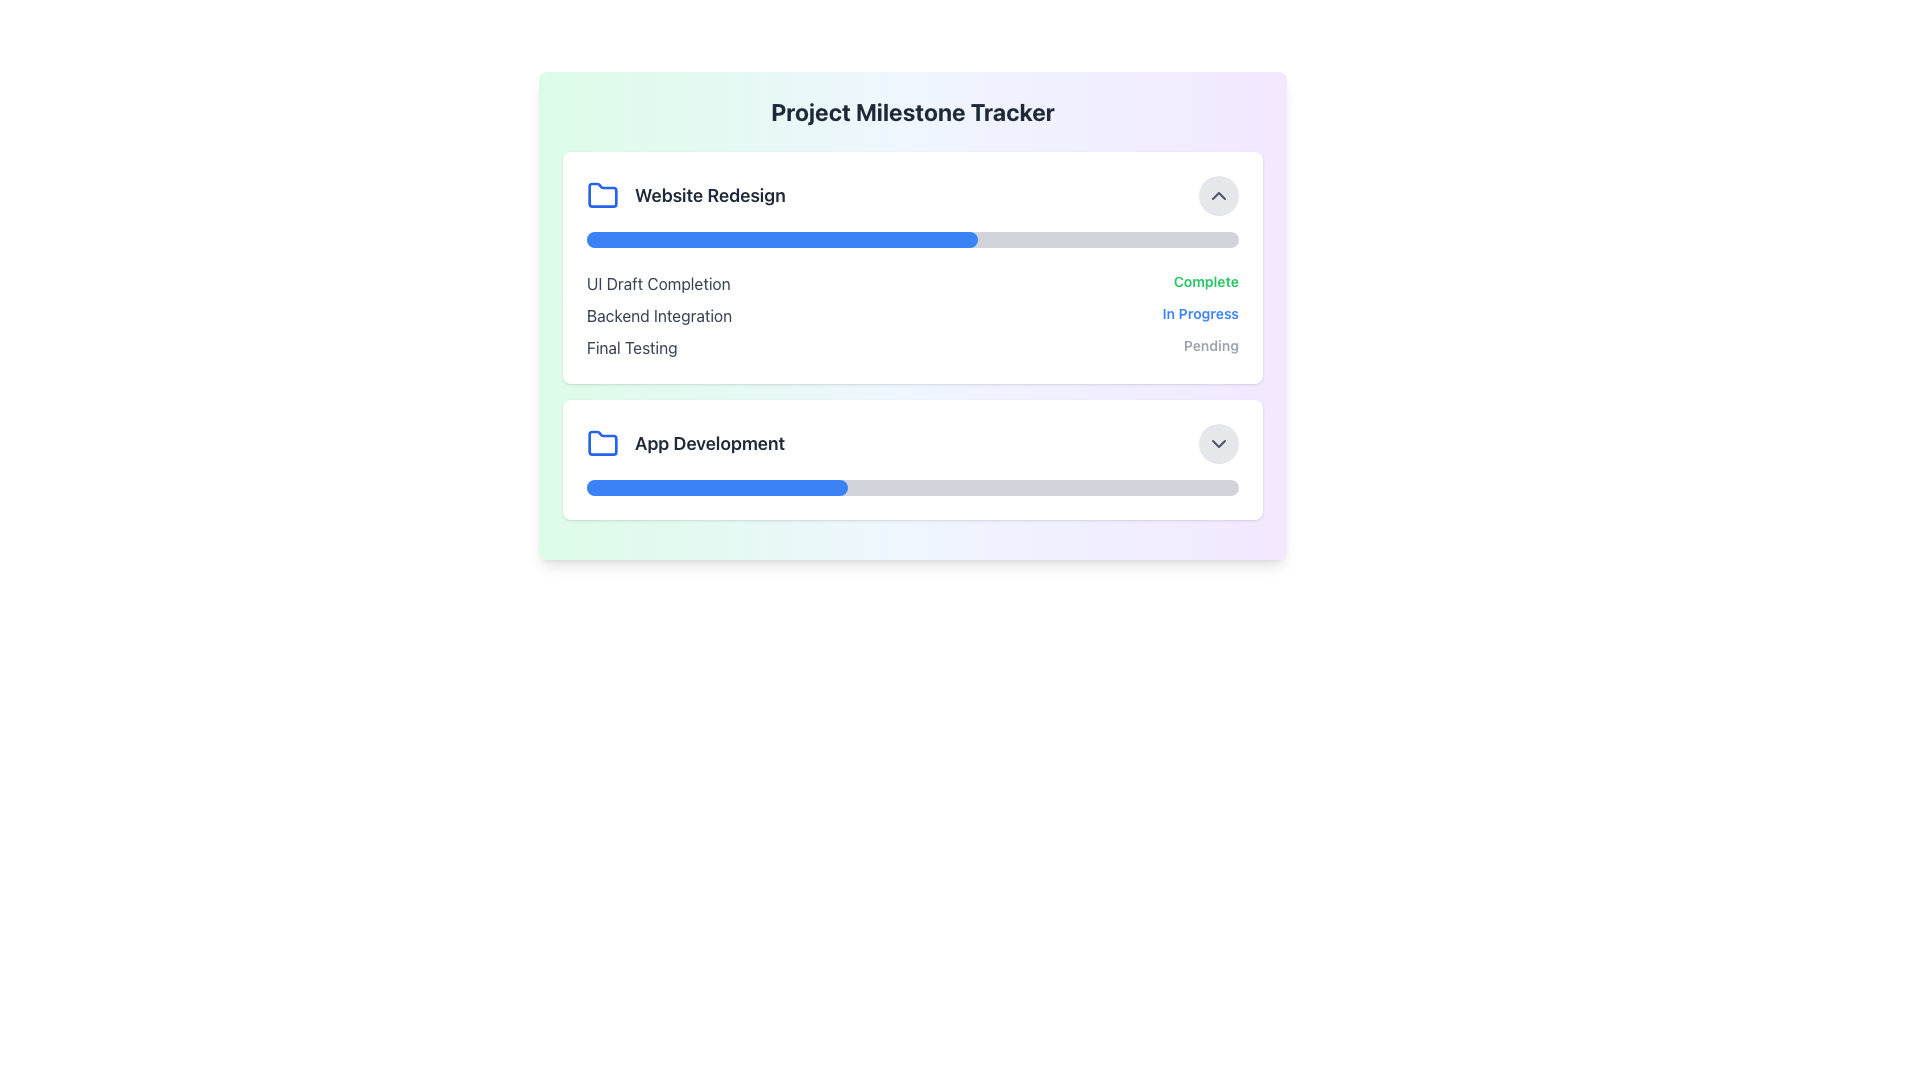 Image resolution: width=1920 pixels, height=1080 pixels. What do you see at coordinates (911, 238) in the screenshot?
I see `the progress visually by focusing on the Progress Bar that represents the completion of the 'Website Redesign' milestone located in the 'Project Milestone Tracker' interface, directly below the header text 'Website Redesign'` at bounding box center [911, 238].